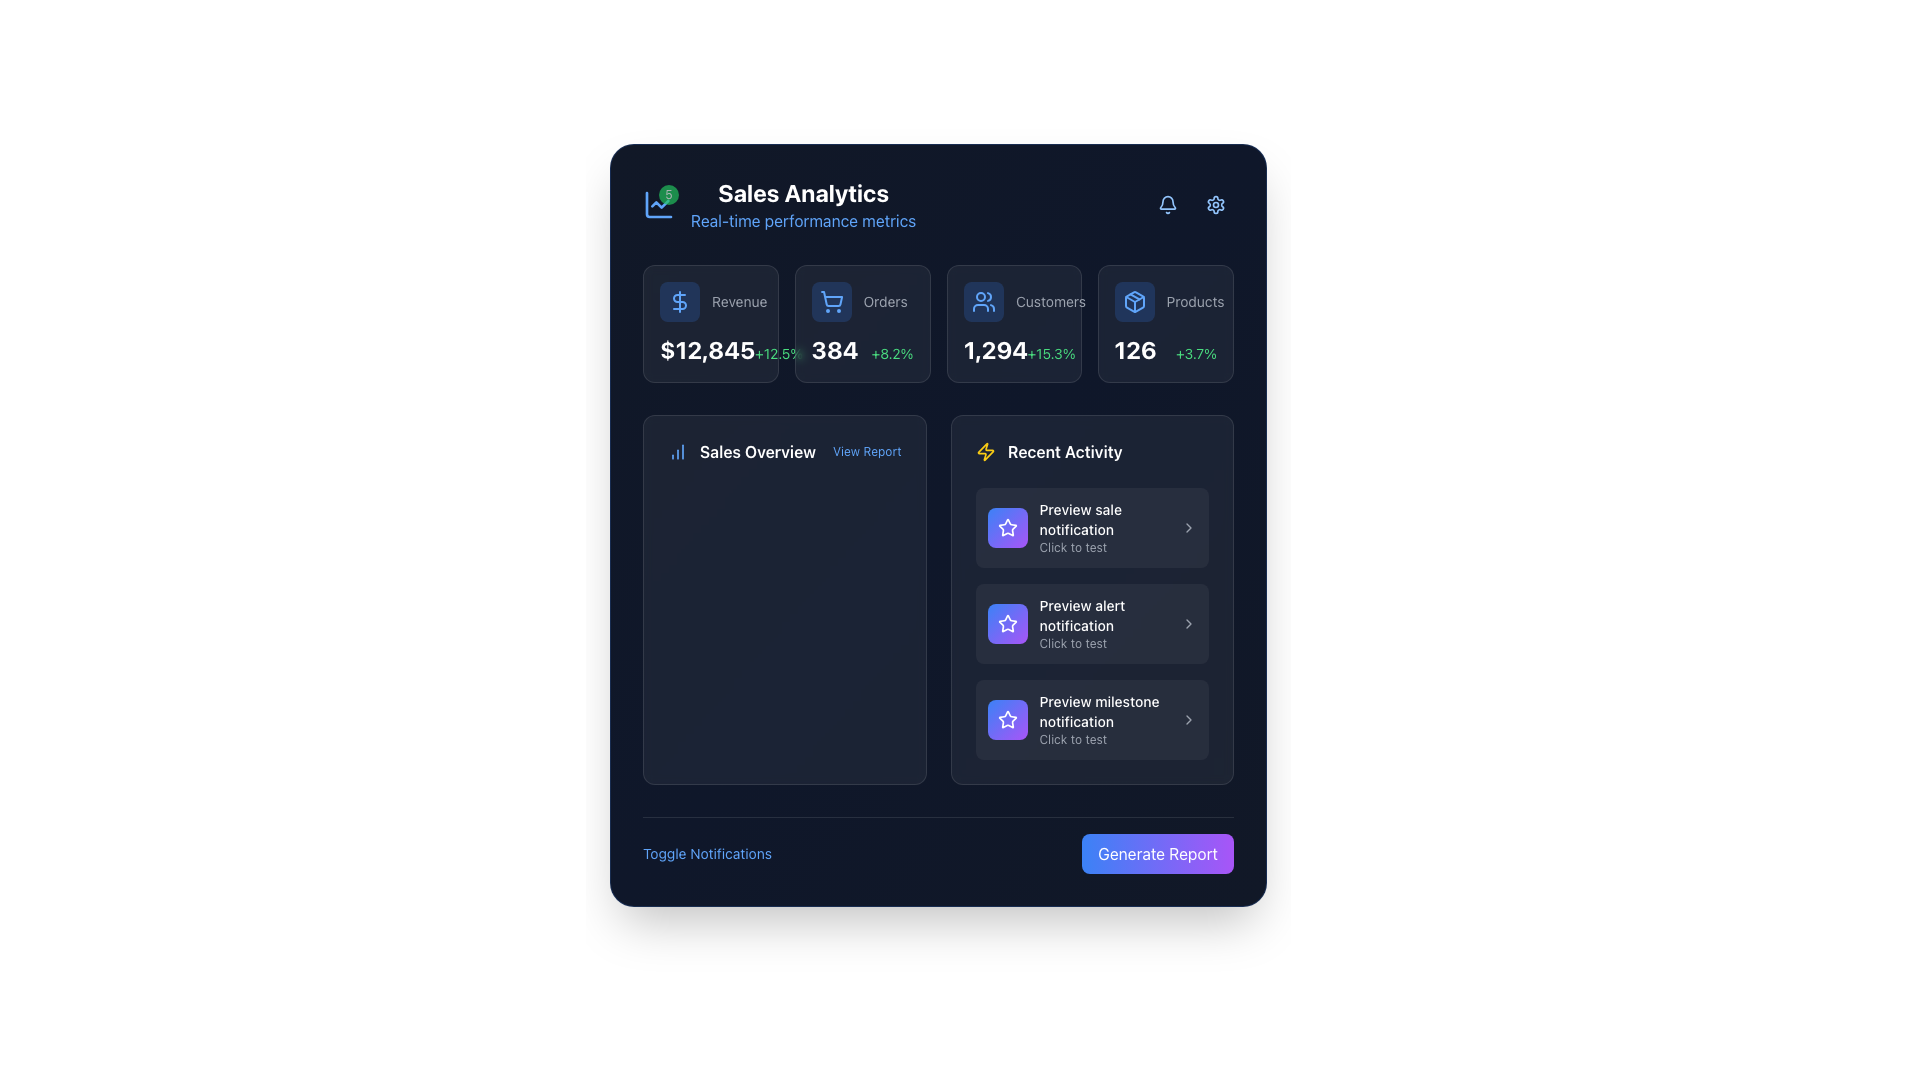 This screenshot has height=1080, width=1920. I want to click on the yellow lightning bolt icon located to the left of the 'Recent Activity' text in the dashboard's header, so click(985, 451).